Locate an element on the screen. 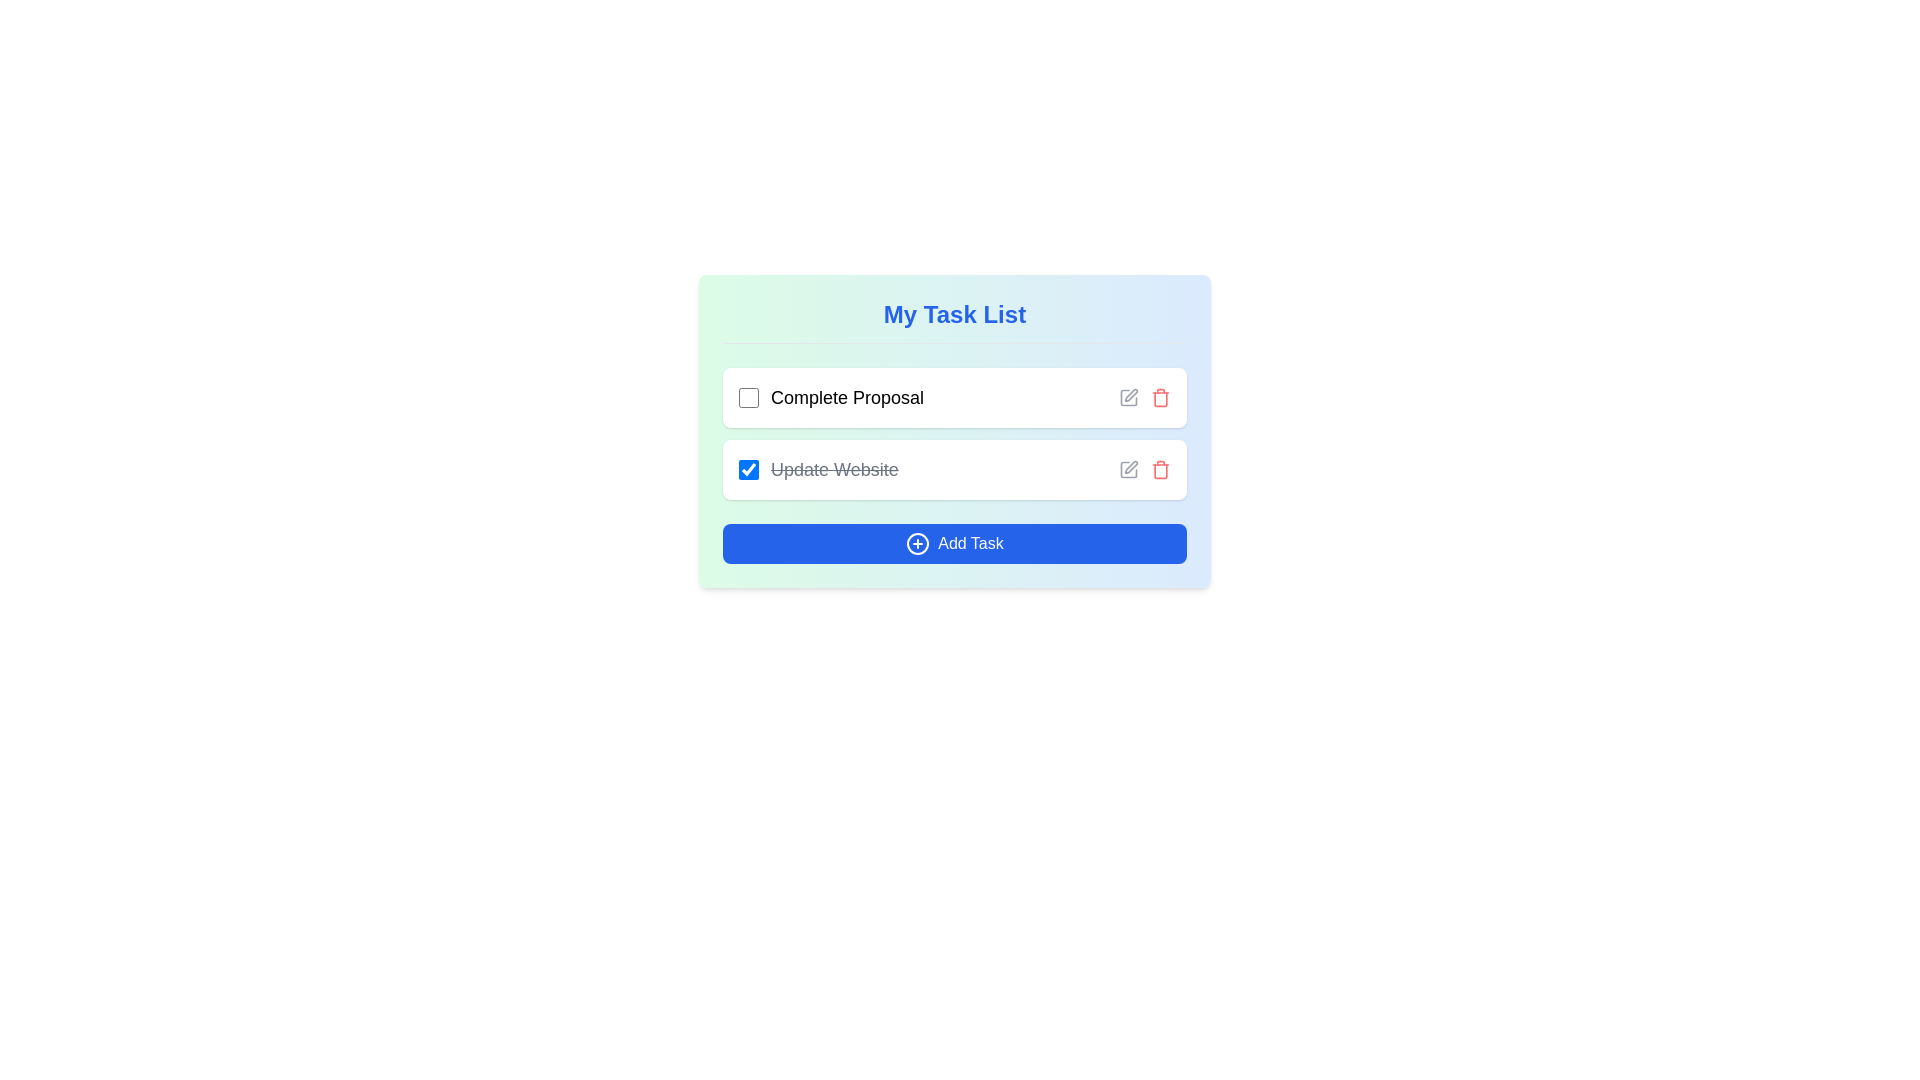  the edit icon, which resembles a diagonal pen drawing movement, located to the right of the 'Update Website' text in the task list interface is located at coordinates (1131, 395).